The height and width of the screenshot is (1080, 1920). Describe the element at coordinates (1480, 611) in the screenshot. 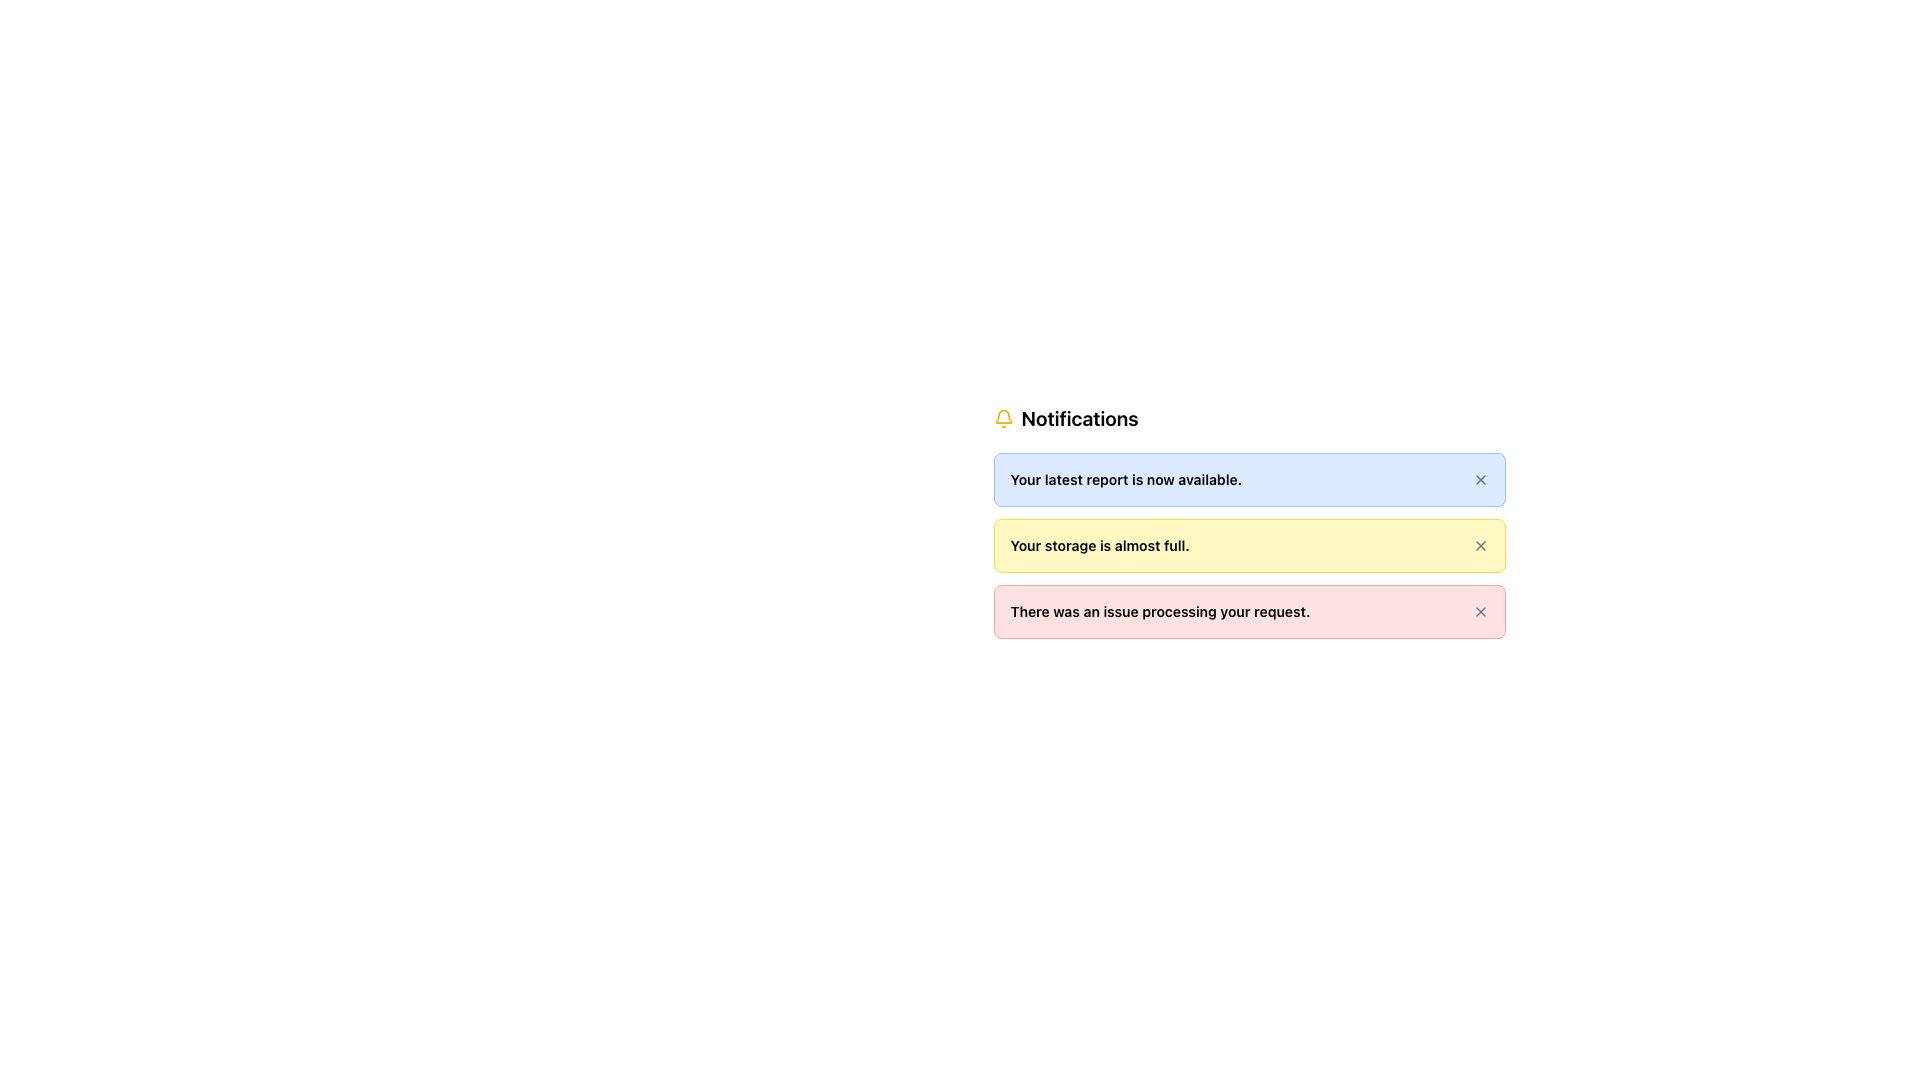

I see `the close button icon located at the top-right corner of the notification banner with a light red background` at that location.